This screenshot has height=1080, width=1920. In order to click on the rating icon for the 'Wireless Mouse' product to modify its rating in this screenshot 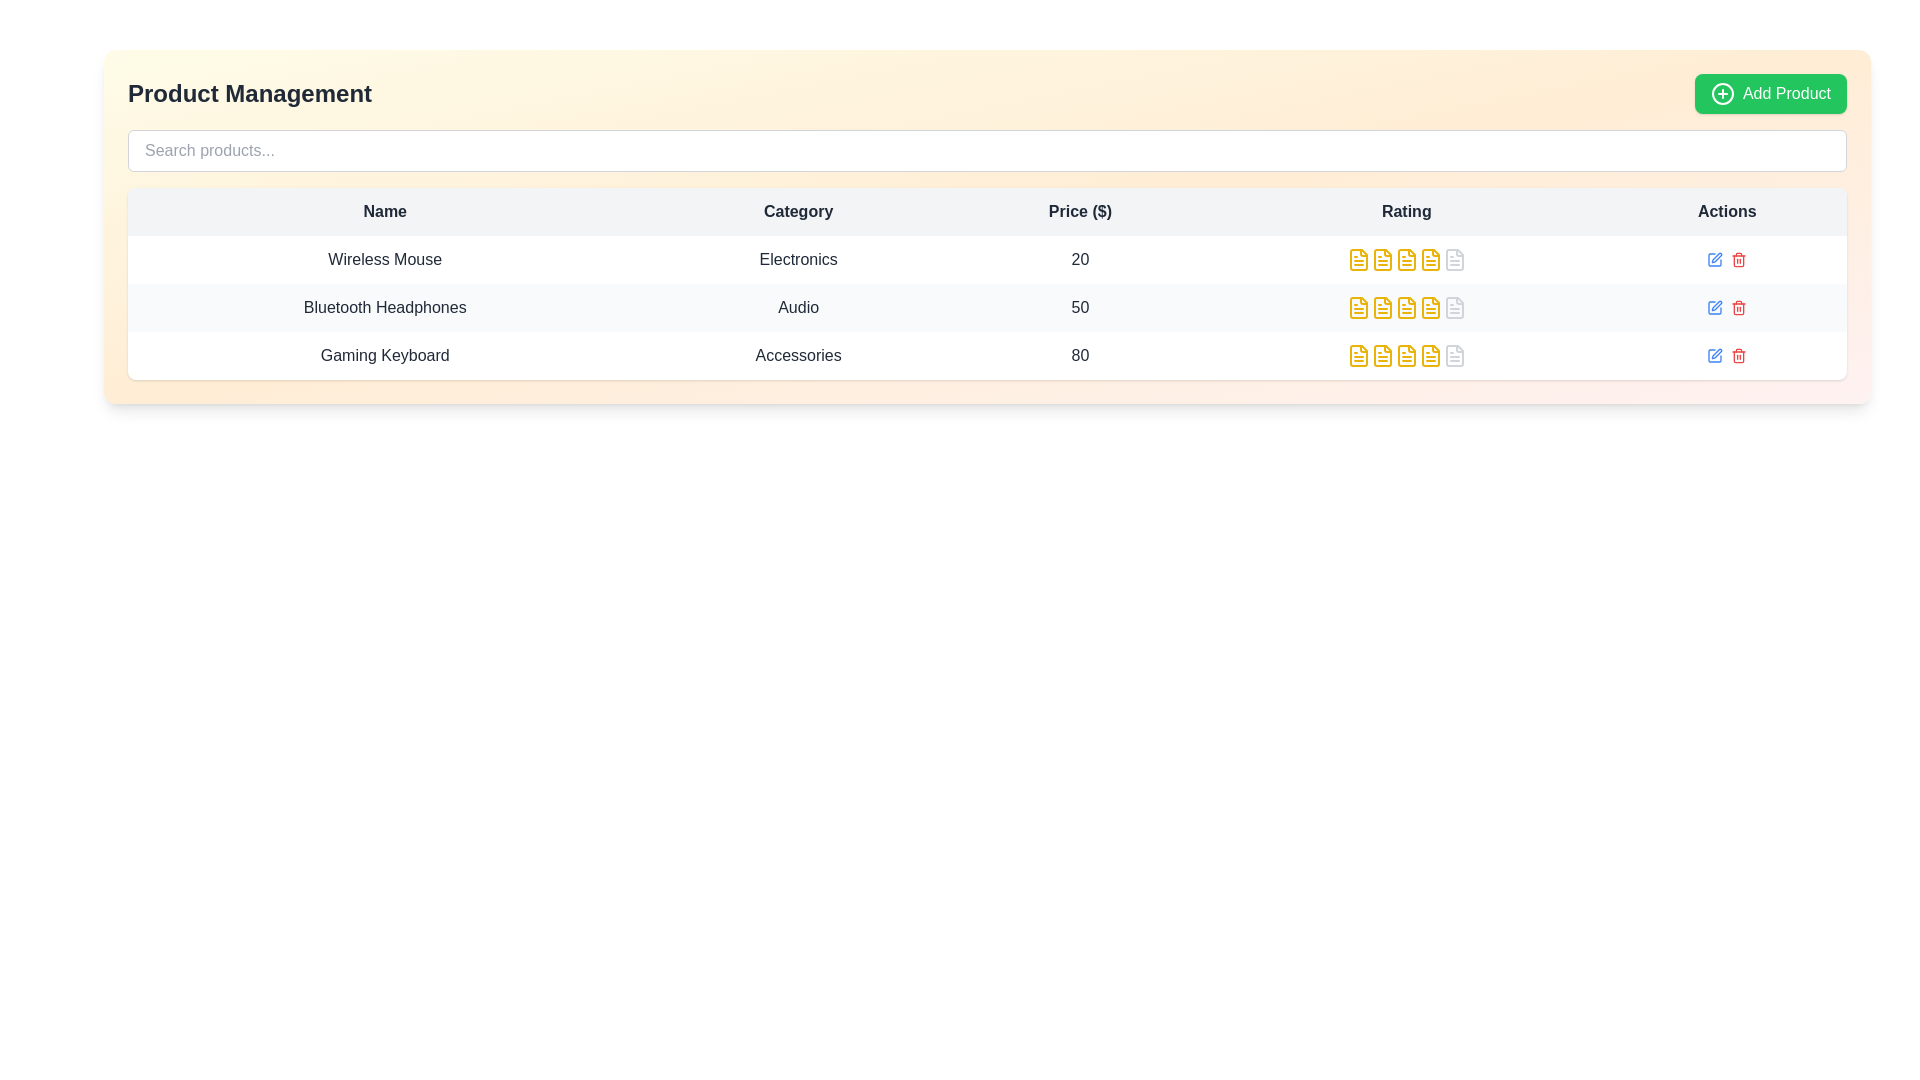, I will do `click(1405, 258)`.